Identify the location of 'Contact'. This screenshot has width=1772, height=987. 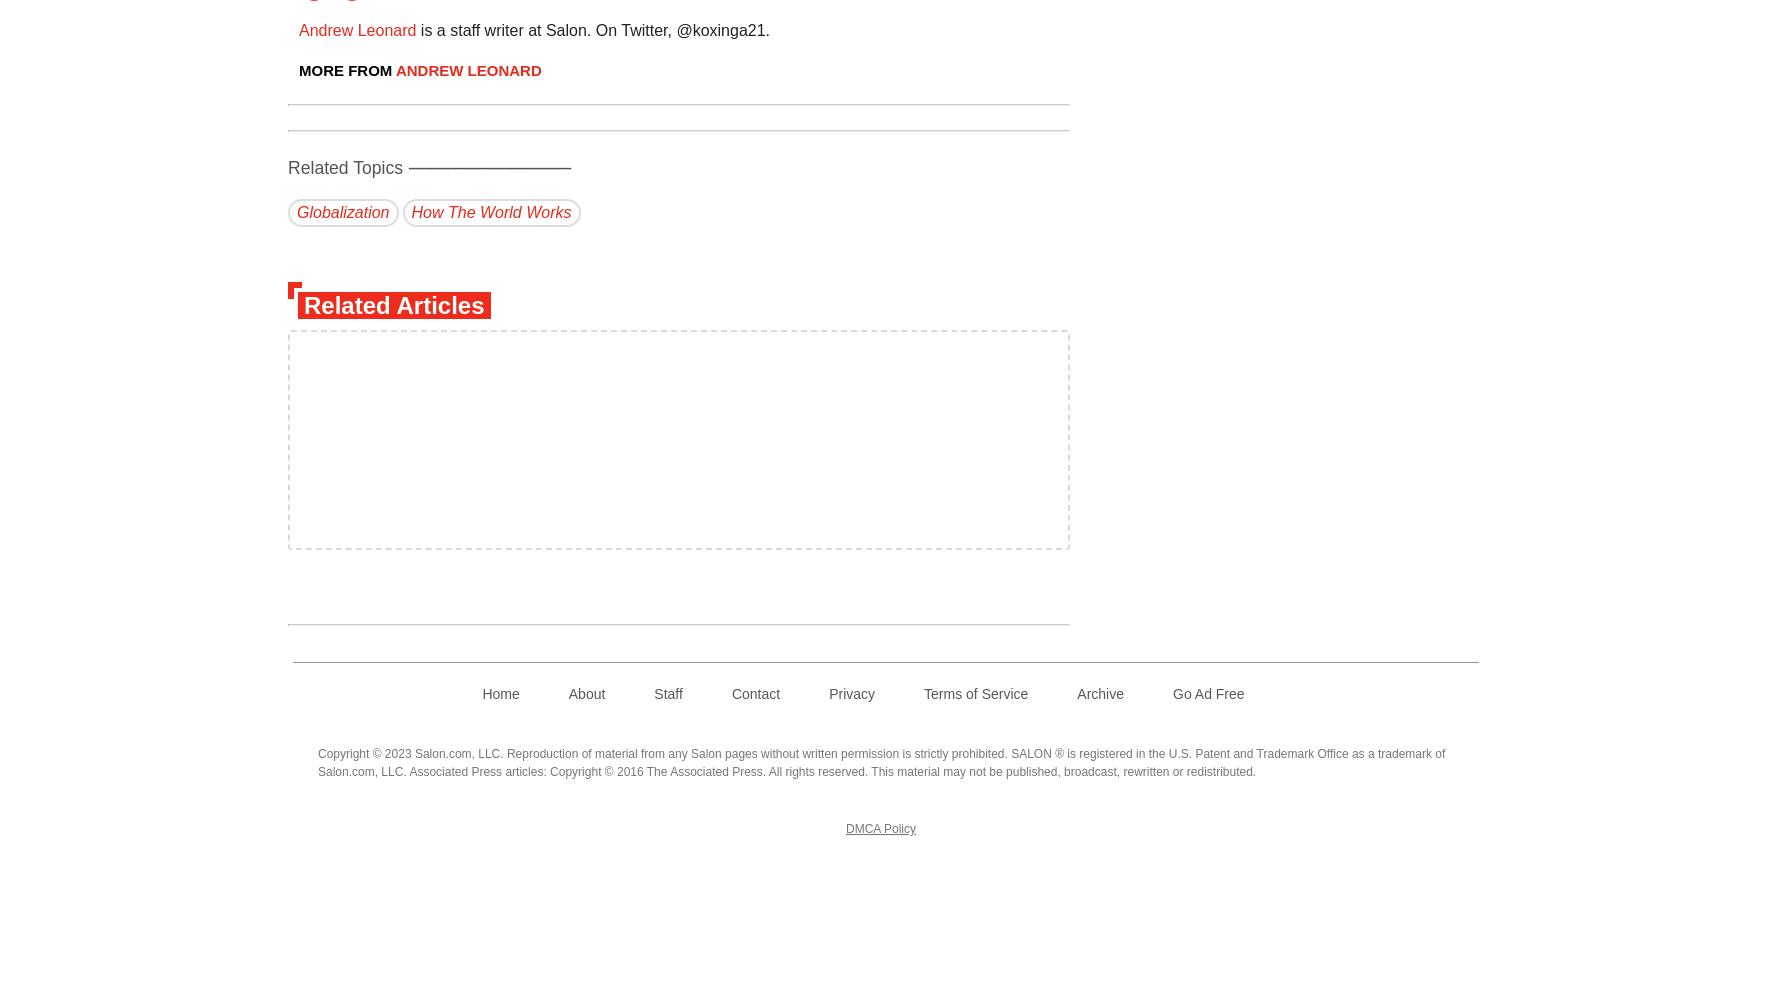
(754, 692).